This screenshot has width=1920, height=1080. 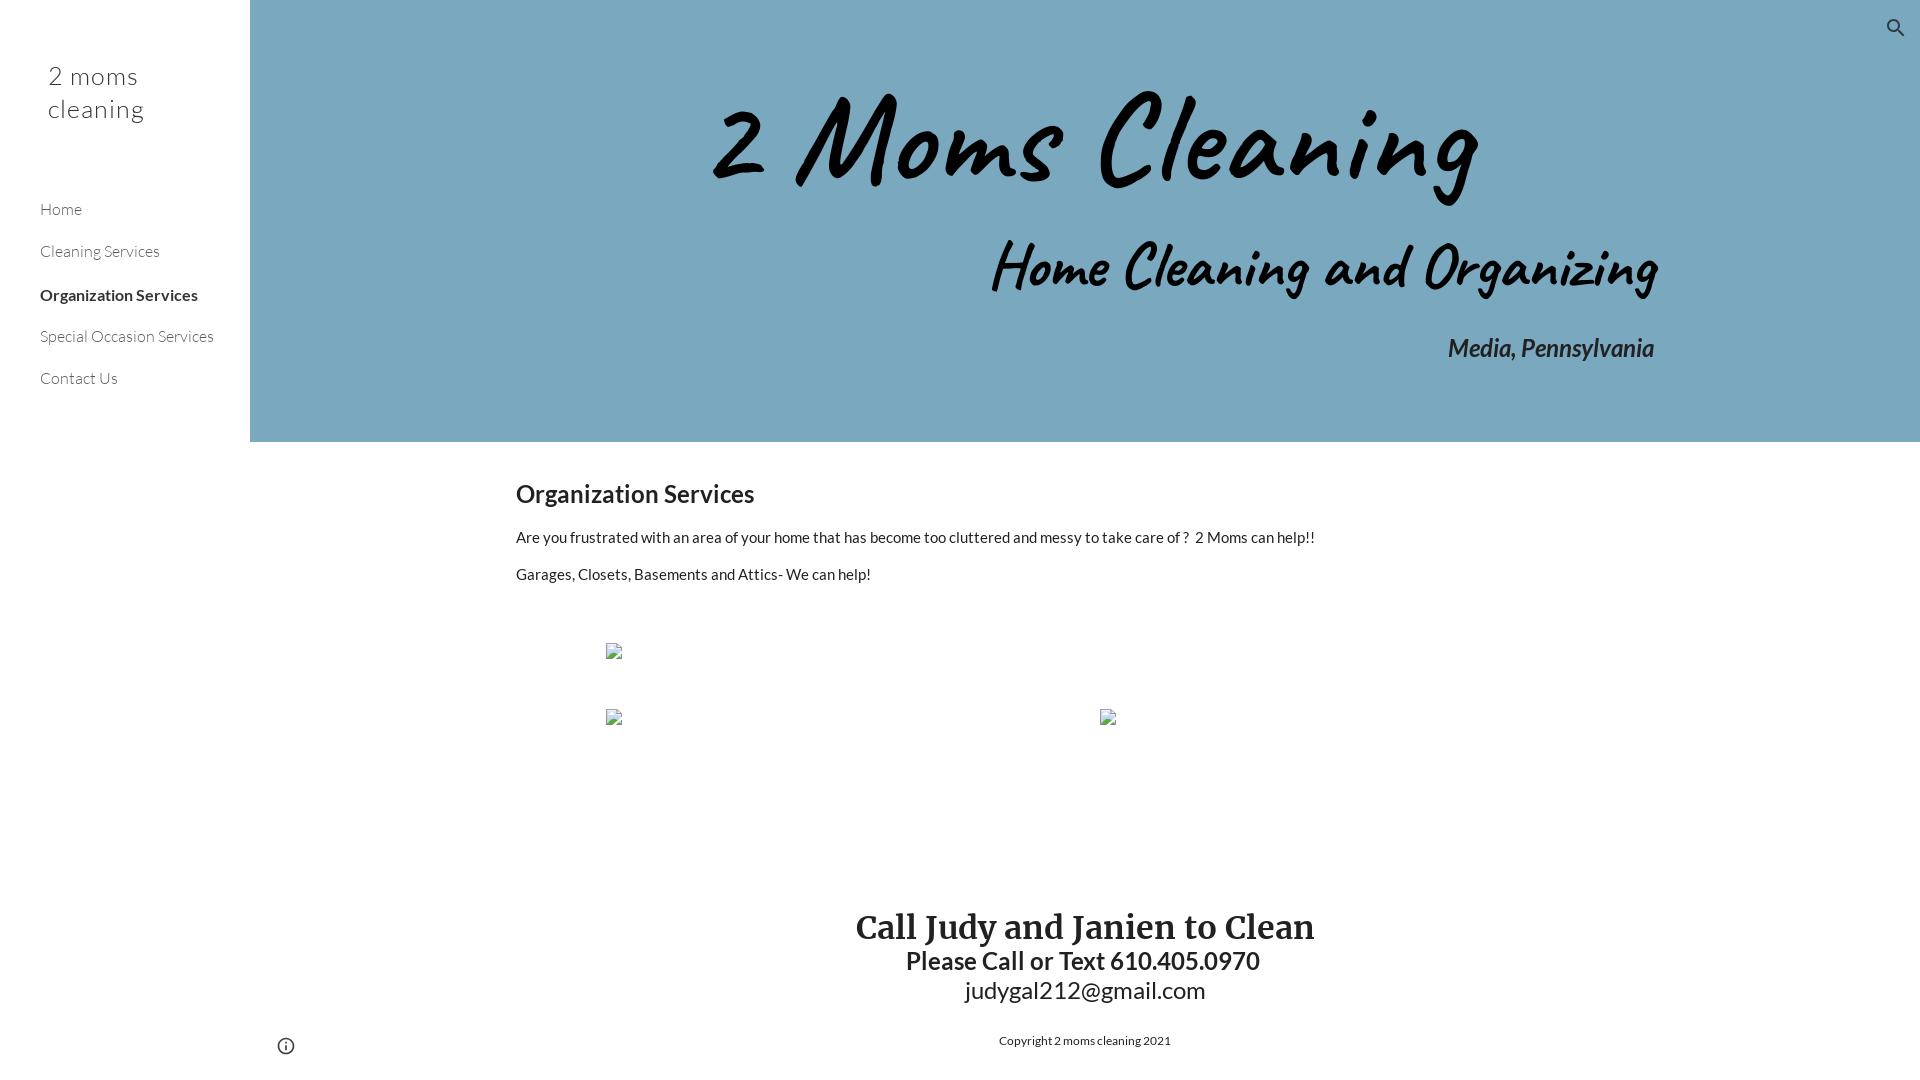 I want to click on 'judygal212@gmail.com', so click(x=1083, y=988).